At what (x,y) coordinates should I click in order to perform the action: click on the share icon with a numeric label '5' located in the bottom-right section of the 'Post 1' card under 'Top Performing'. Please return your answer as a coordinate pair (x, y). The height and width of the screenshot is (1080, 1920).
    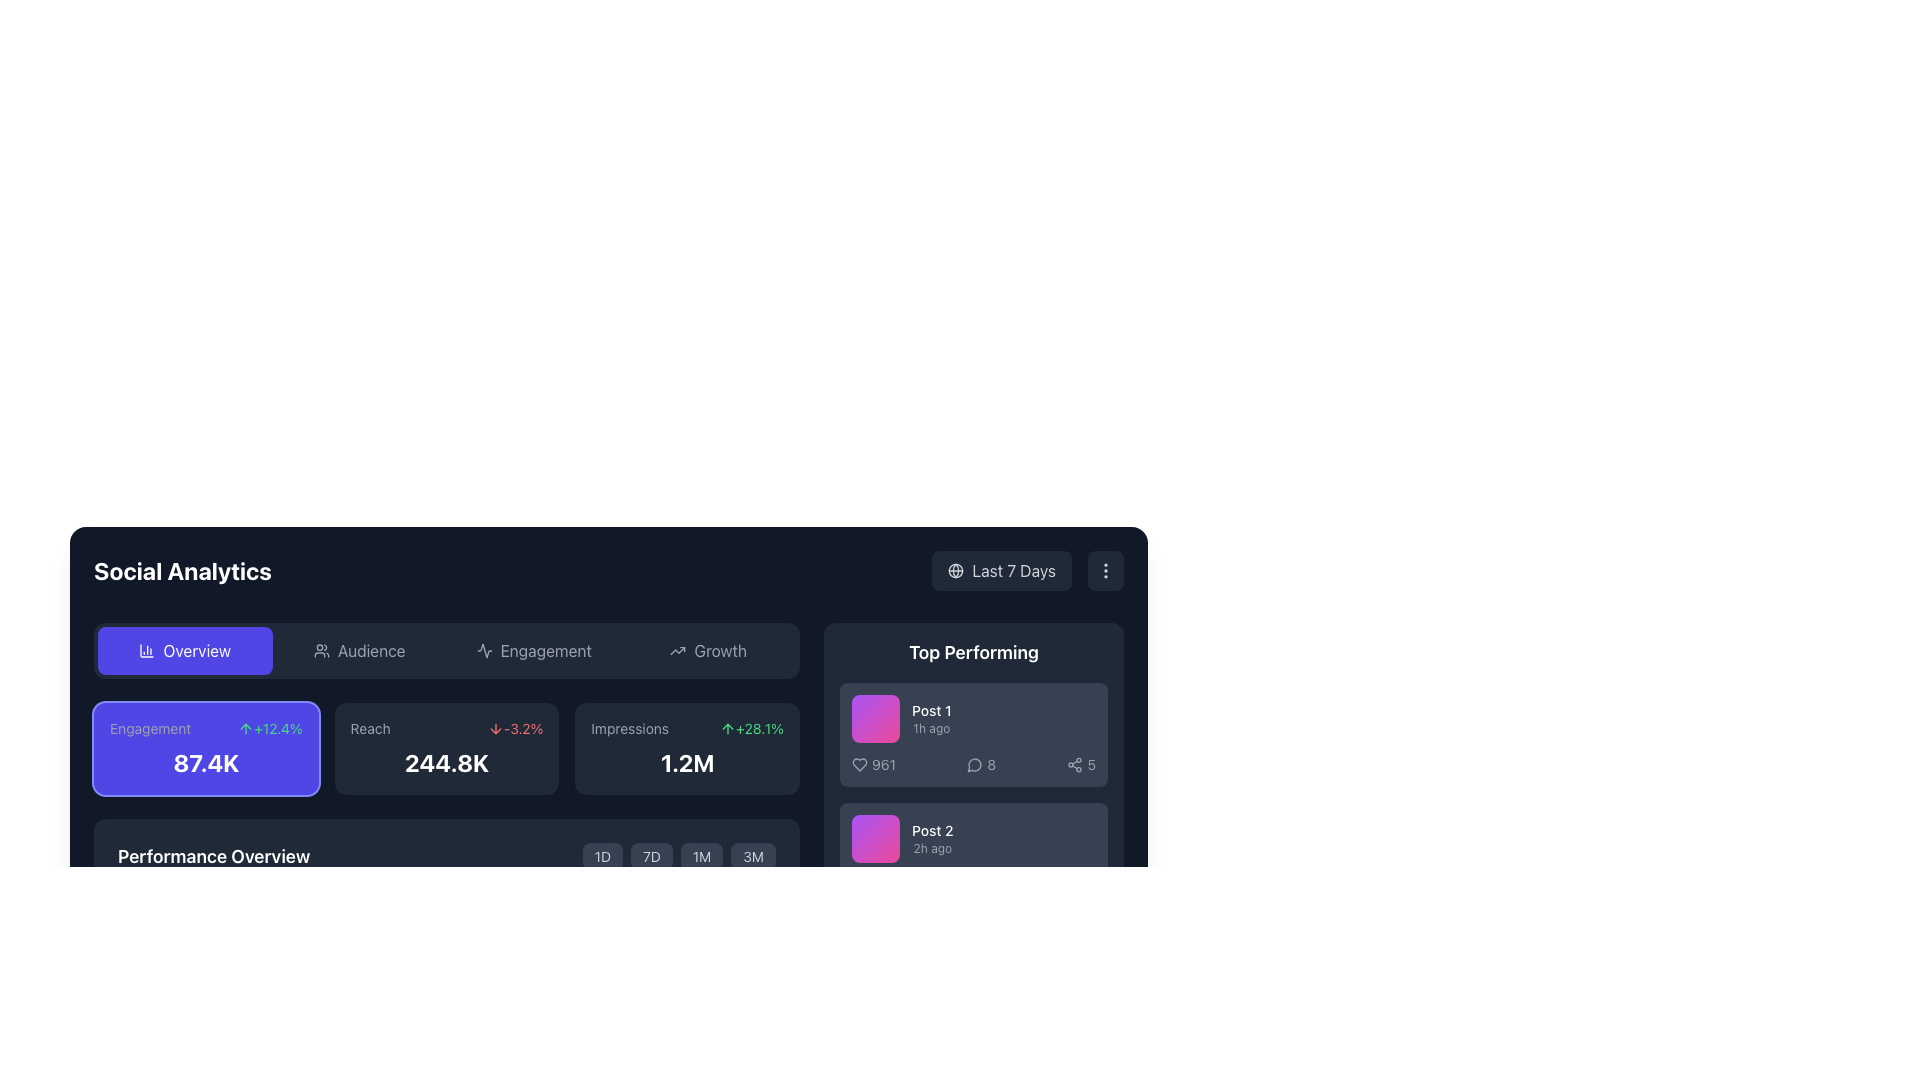
    Looking at the image, I should click on (1080, 764).